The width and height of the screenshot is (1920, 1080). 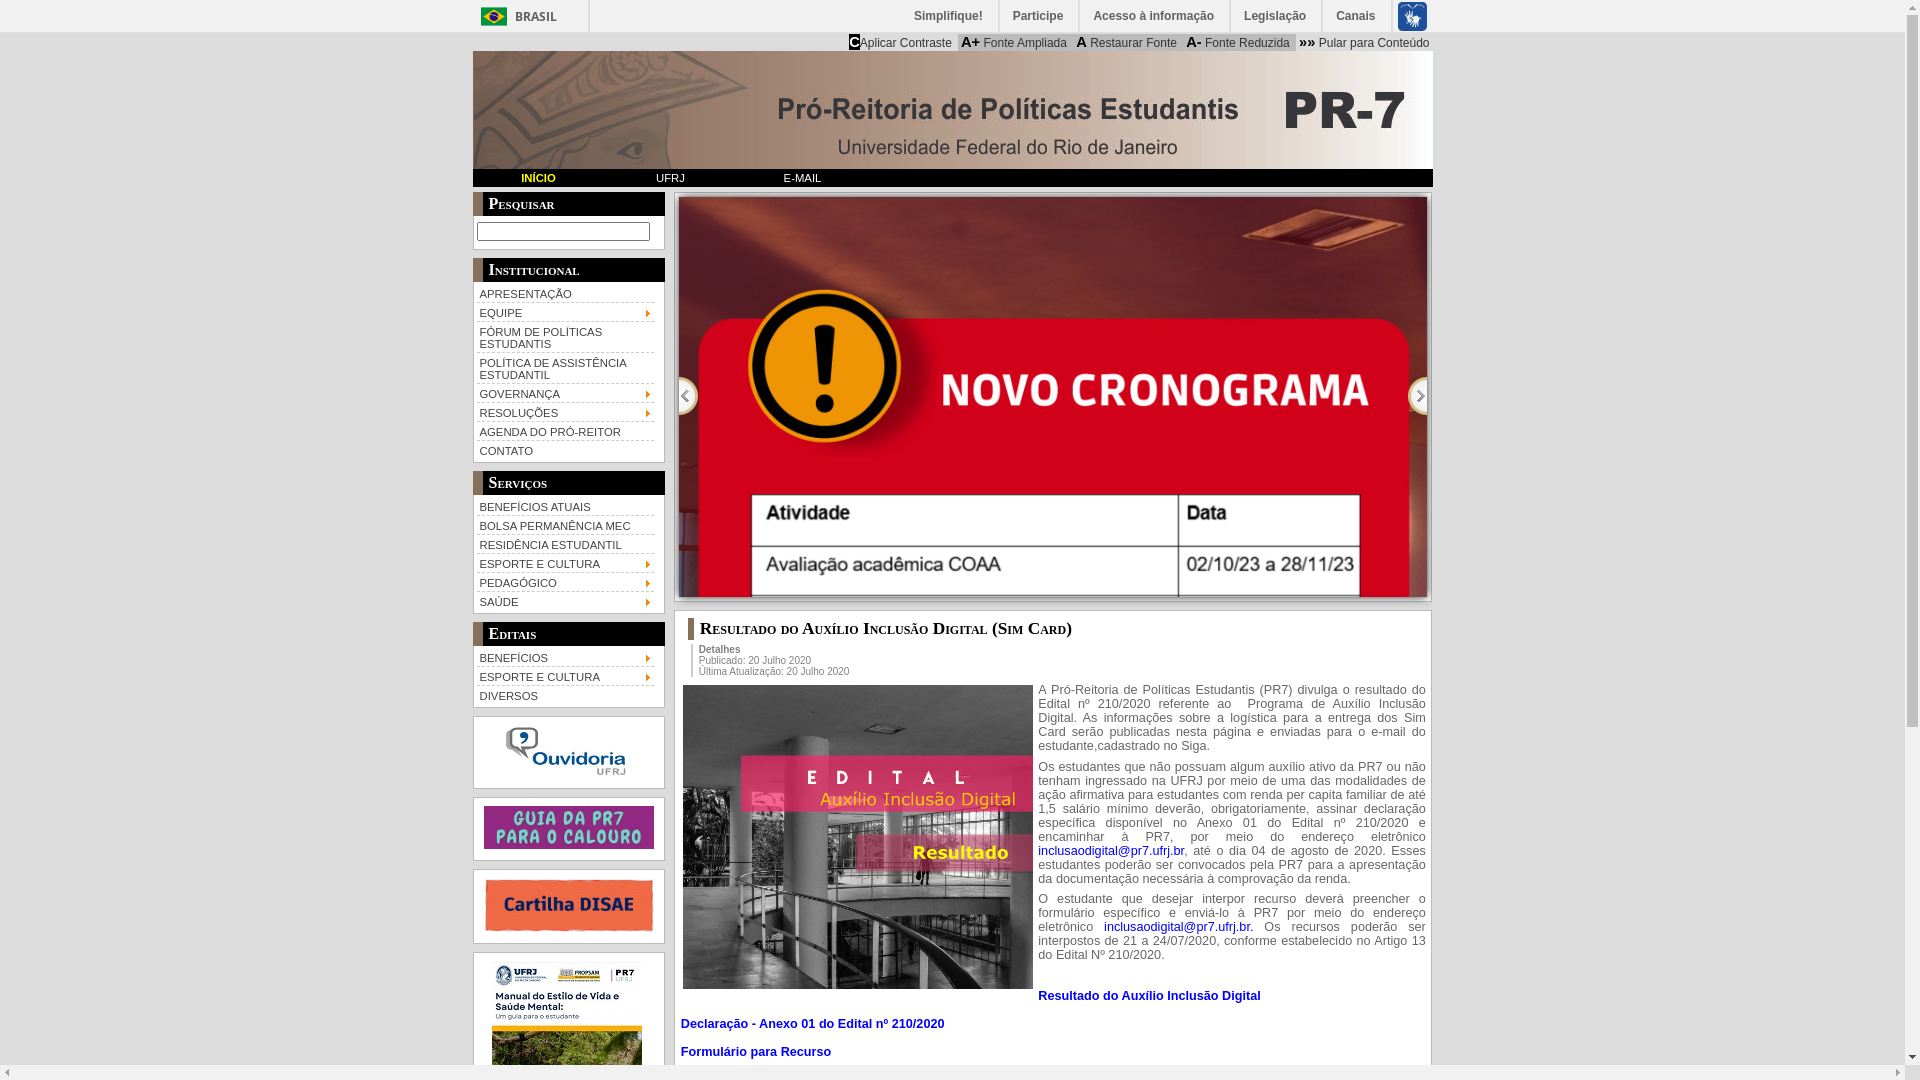 What do you see at coordinates (474, 693) in the screenshot?
I see `'DIVERSOS'` at bounding box center [474, 693].